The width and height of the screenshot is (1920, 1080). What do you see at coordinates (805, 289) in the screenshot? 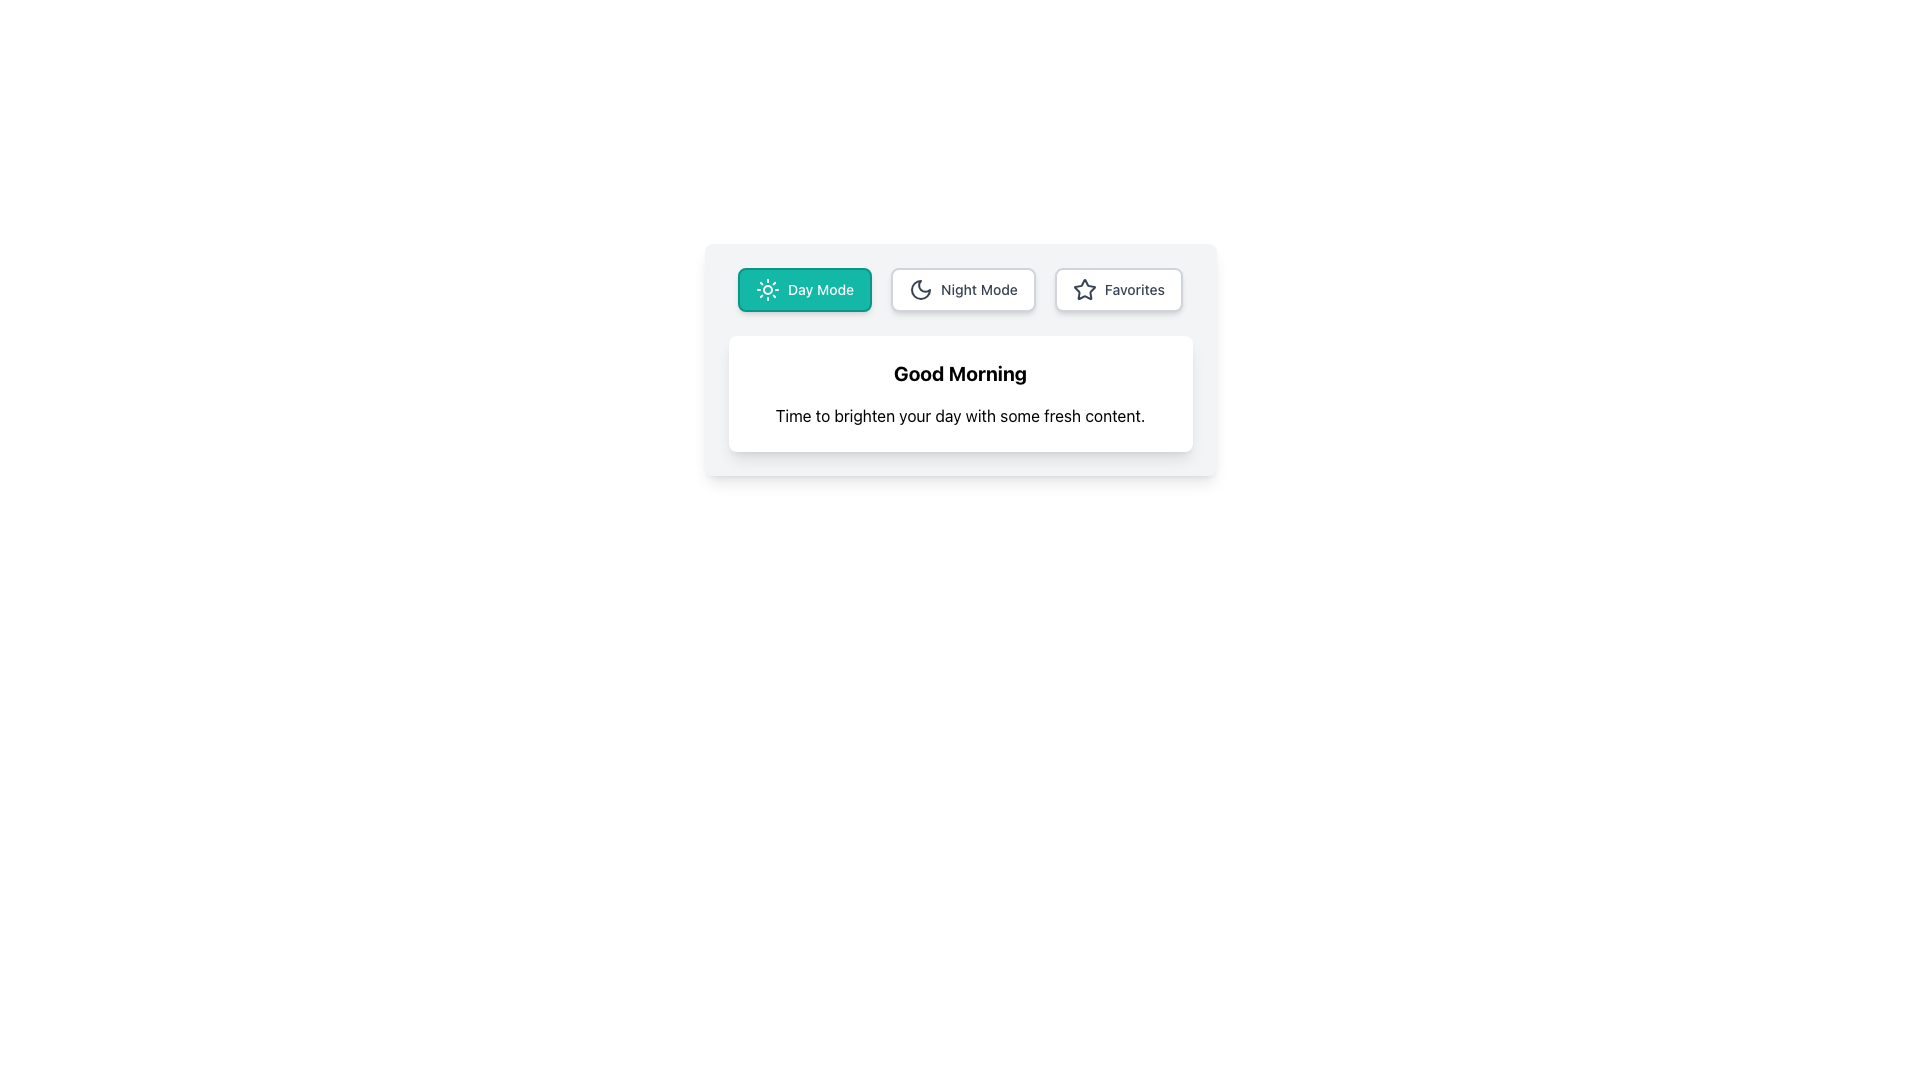
I see `the rectangular 'Day Mode' button with a teal background and a sun icon` at bounding box center [805, 289].